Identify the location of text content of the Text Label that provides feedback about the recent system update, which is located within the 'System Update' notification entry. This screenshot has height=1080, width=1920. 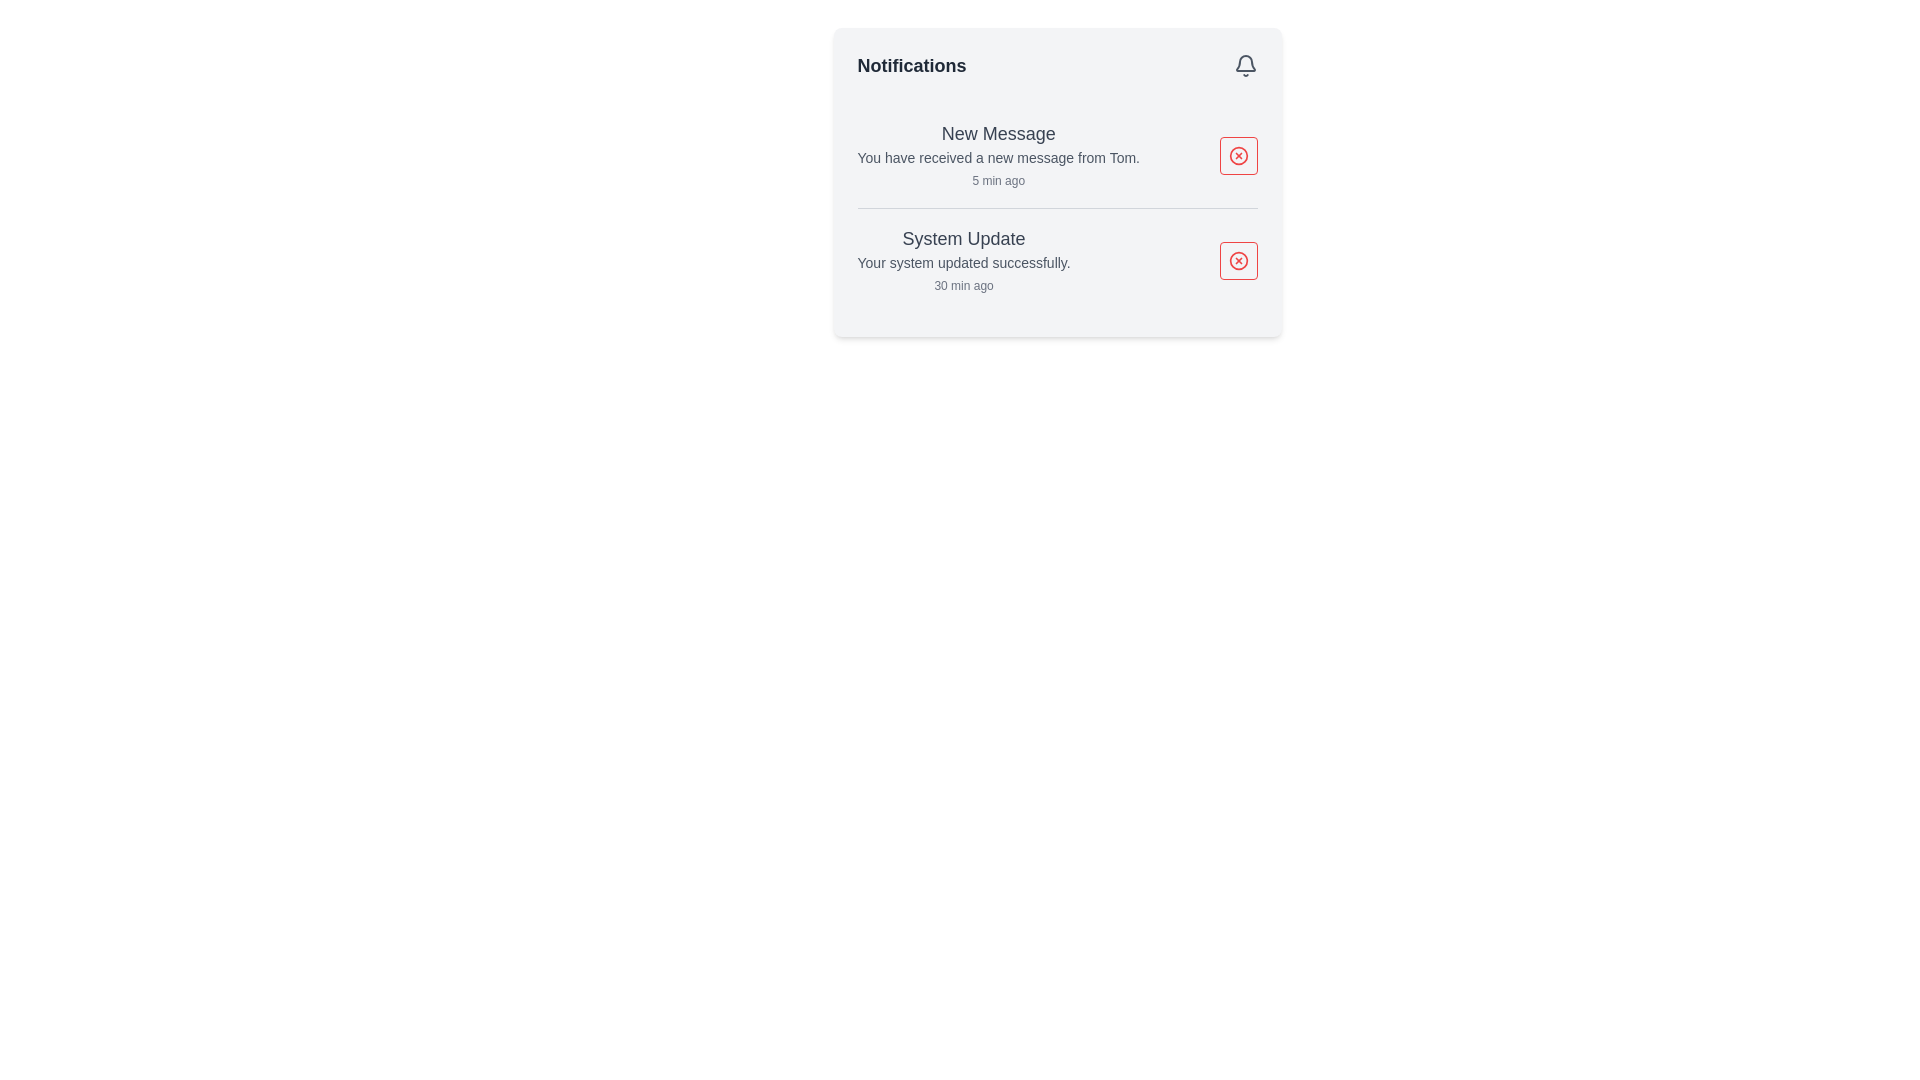
(964, 261).